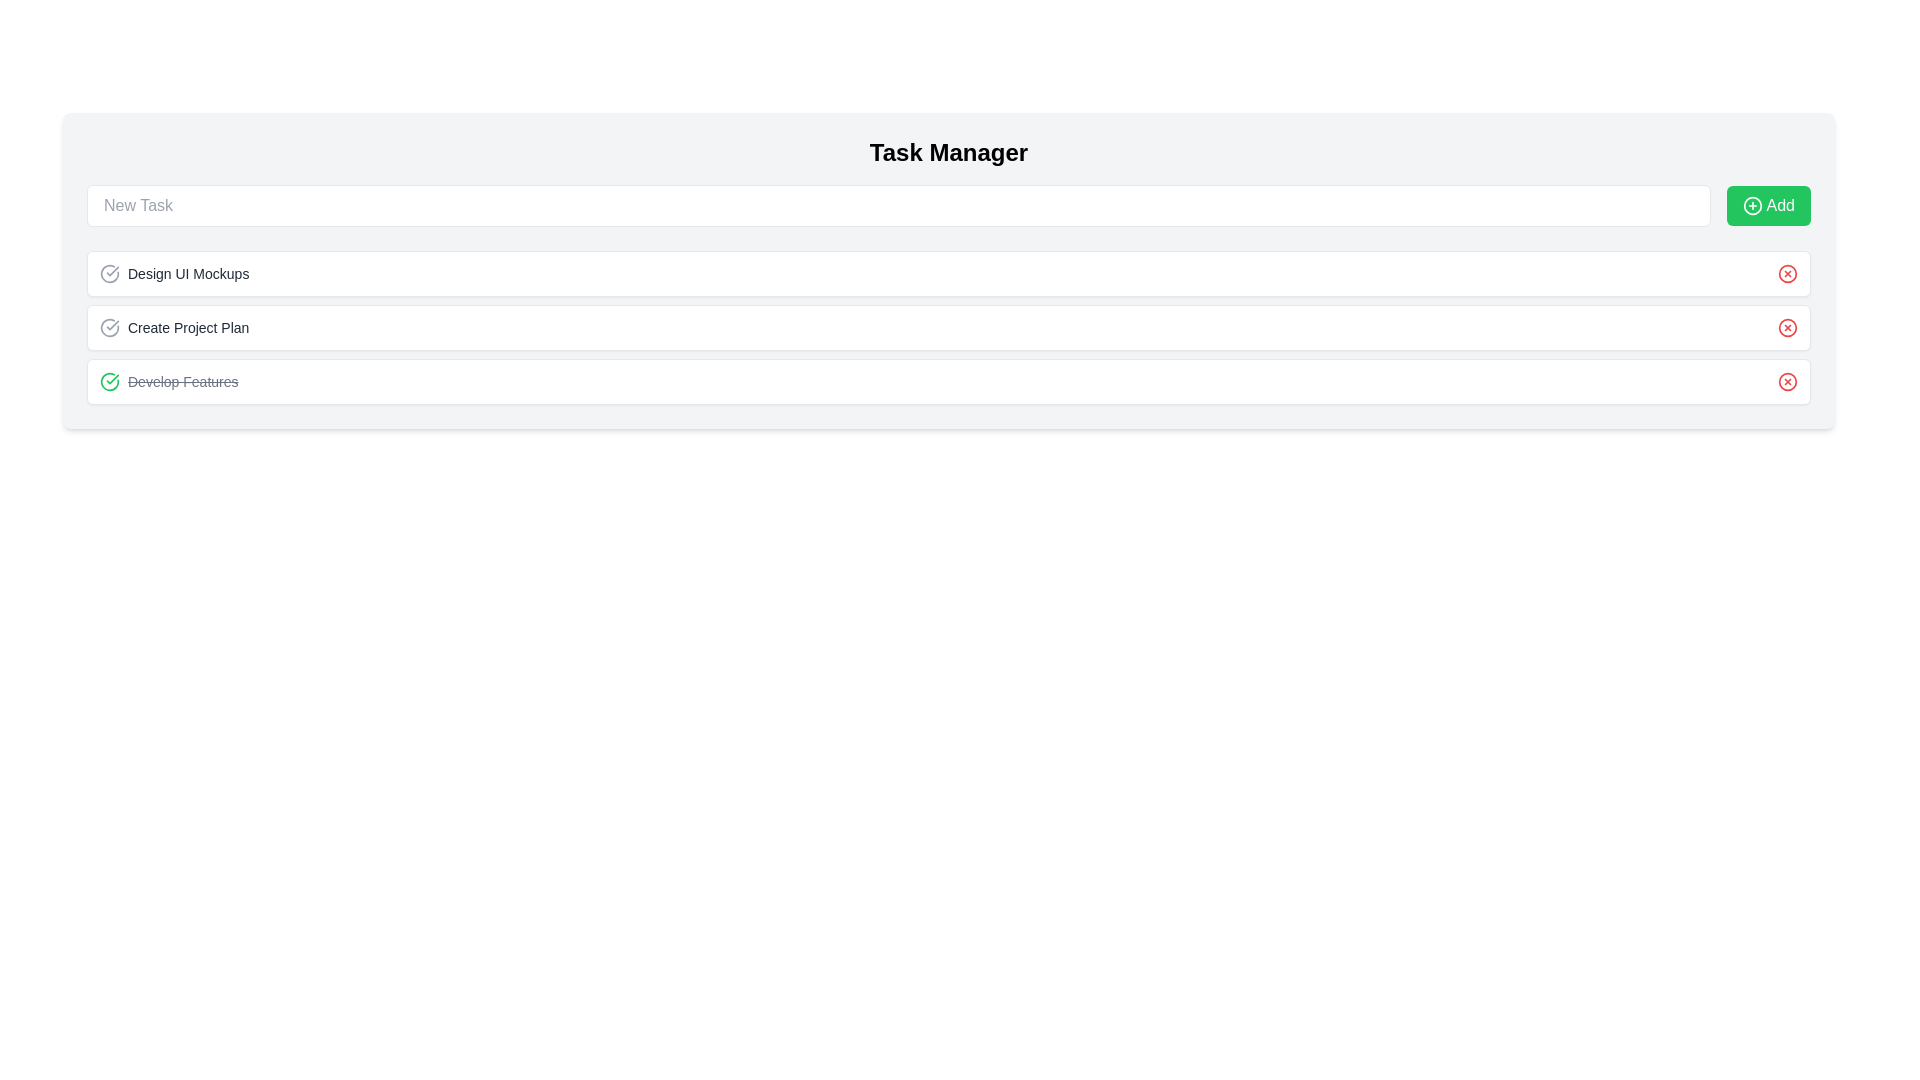  Describe the element at coordinates (109, 273) in the screenshot. I see `the circular wireframe icon with a checkmark located to the left of the text 'Design UI Mockups' in the first task item of the vertical task list` at that location.